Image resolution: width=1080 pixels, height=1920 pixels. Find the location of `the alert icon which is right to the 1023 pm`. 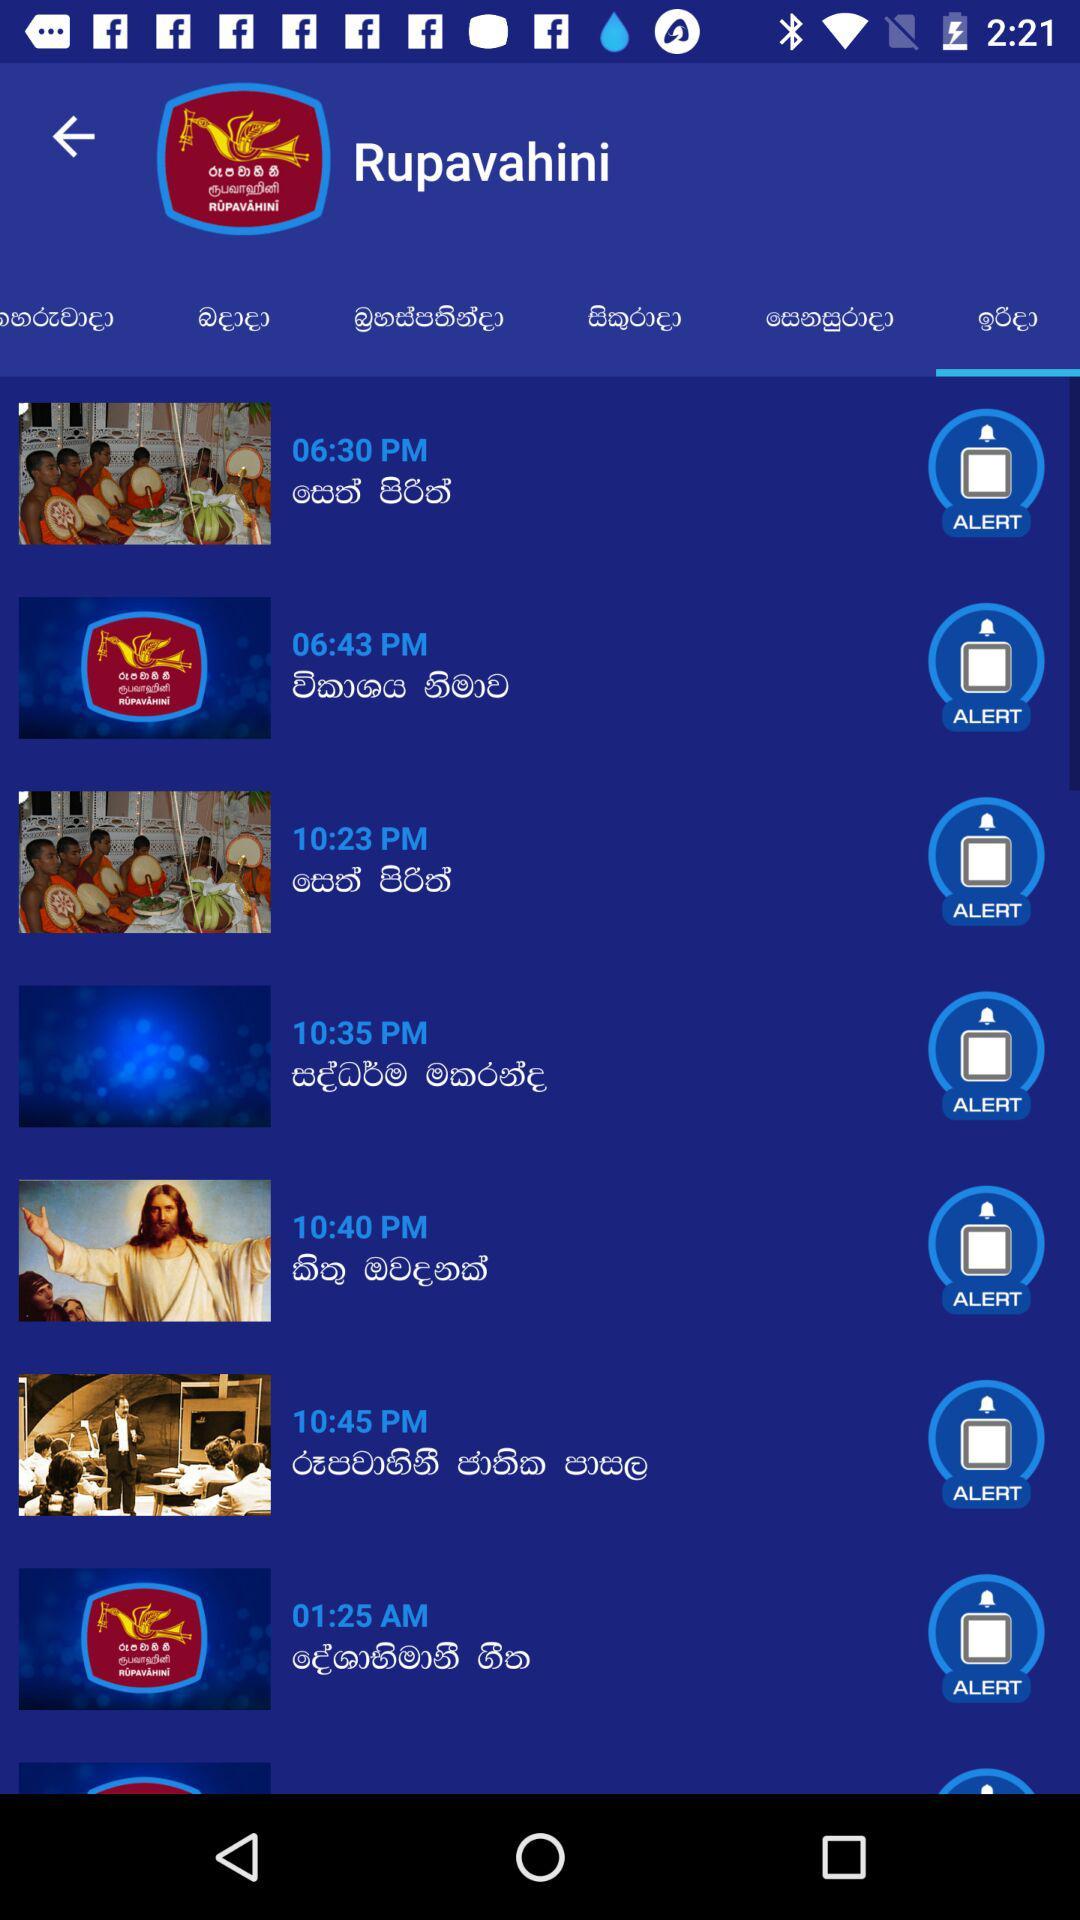

the alert icon which is right to the 1023 pm is located at coordinates (986, 862).